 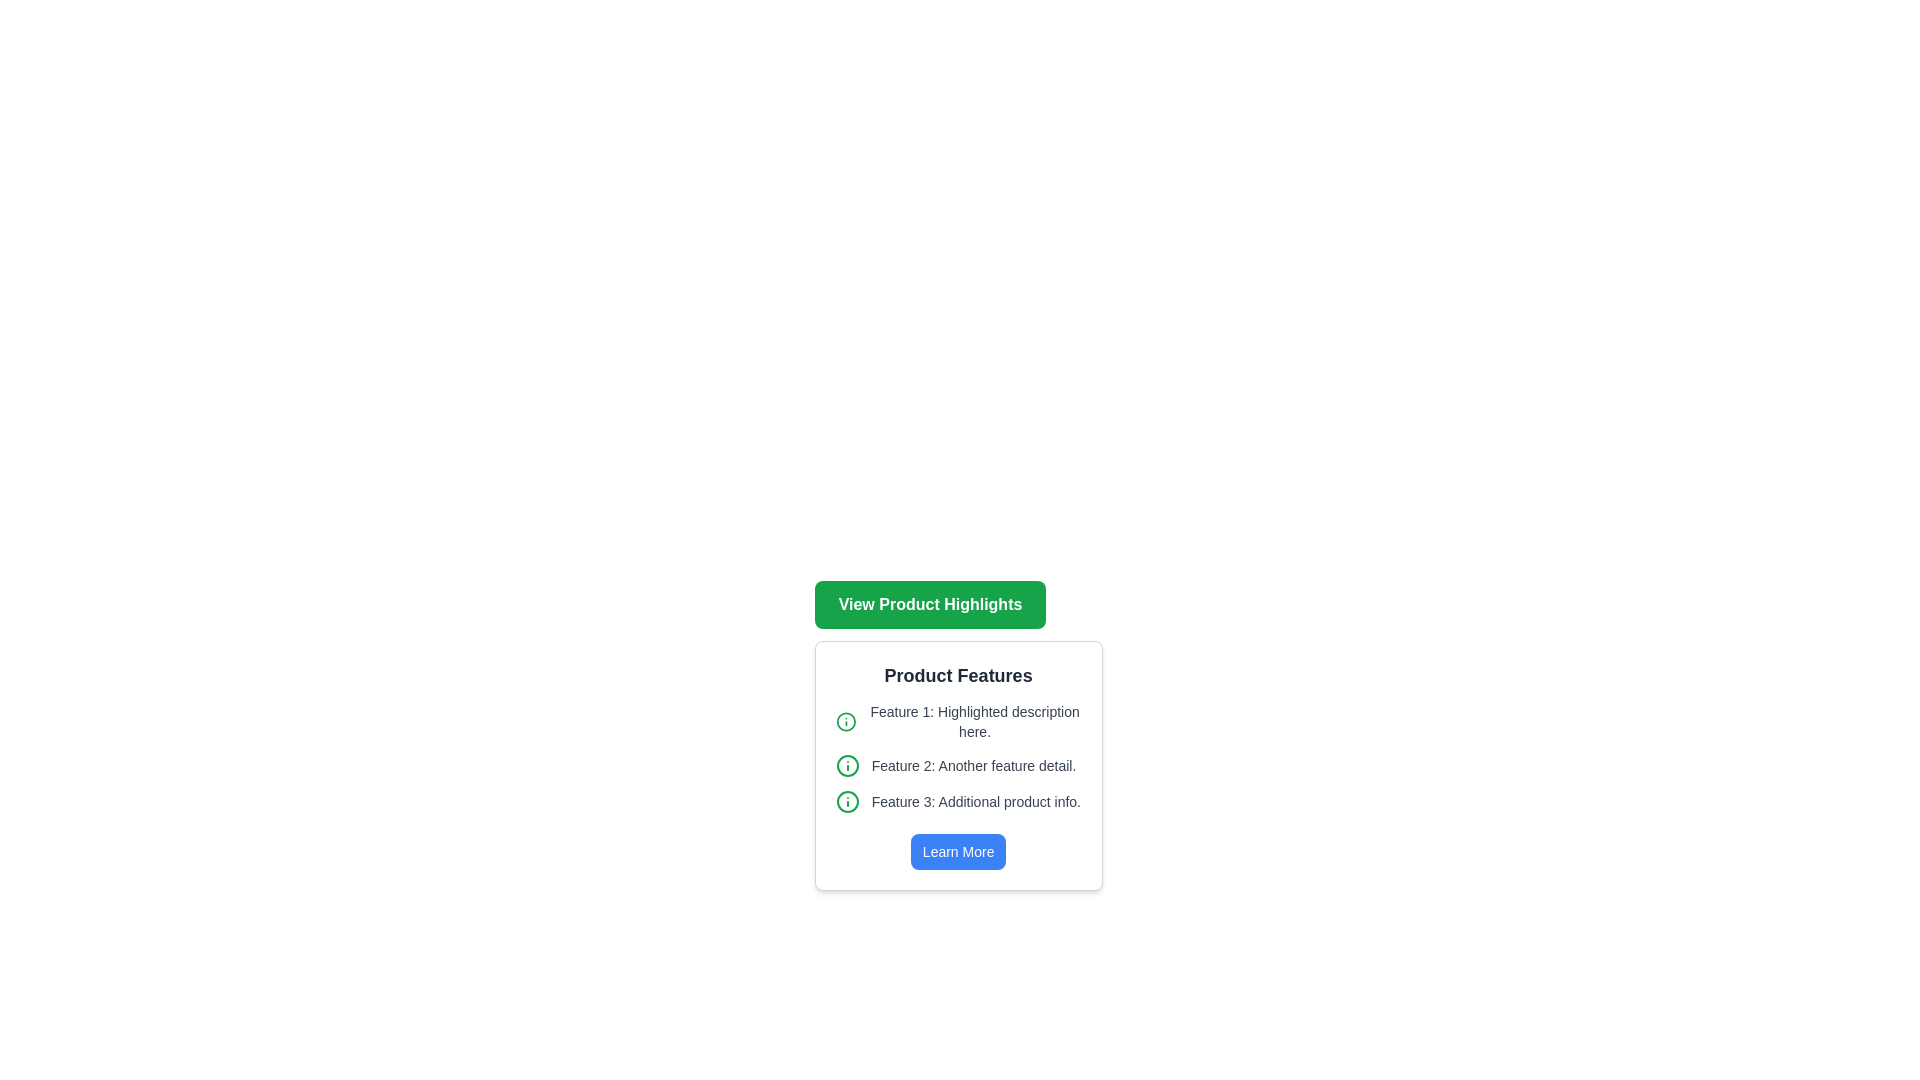 I want to click on the second Informational List Item in the 'Product Features' section, which provides a concise description of a product or service feature, so click(x=957, y=765).